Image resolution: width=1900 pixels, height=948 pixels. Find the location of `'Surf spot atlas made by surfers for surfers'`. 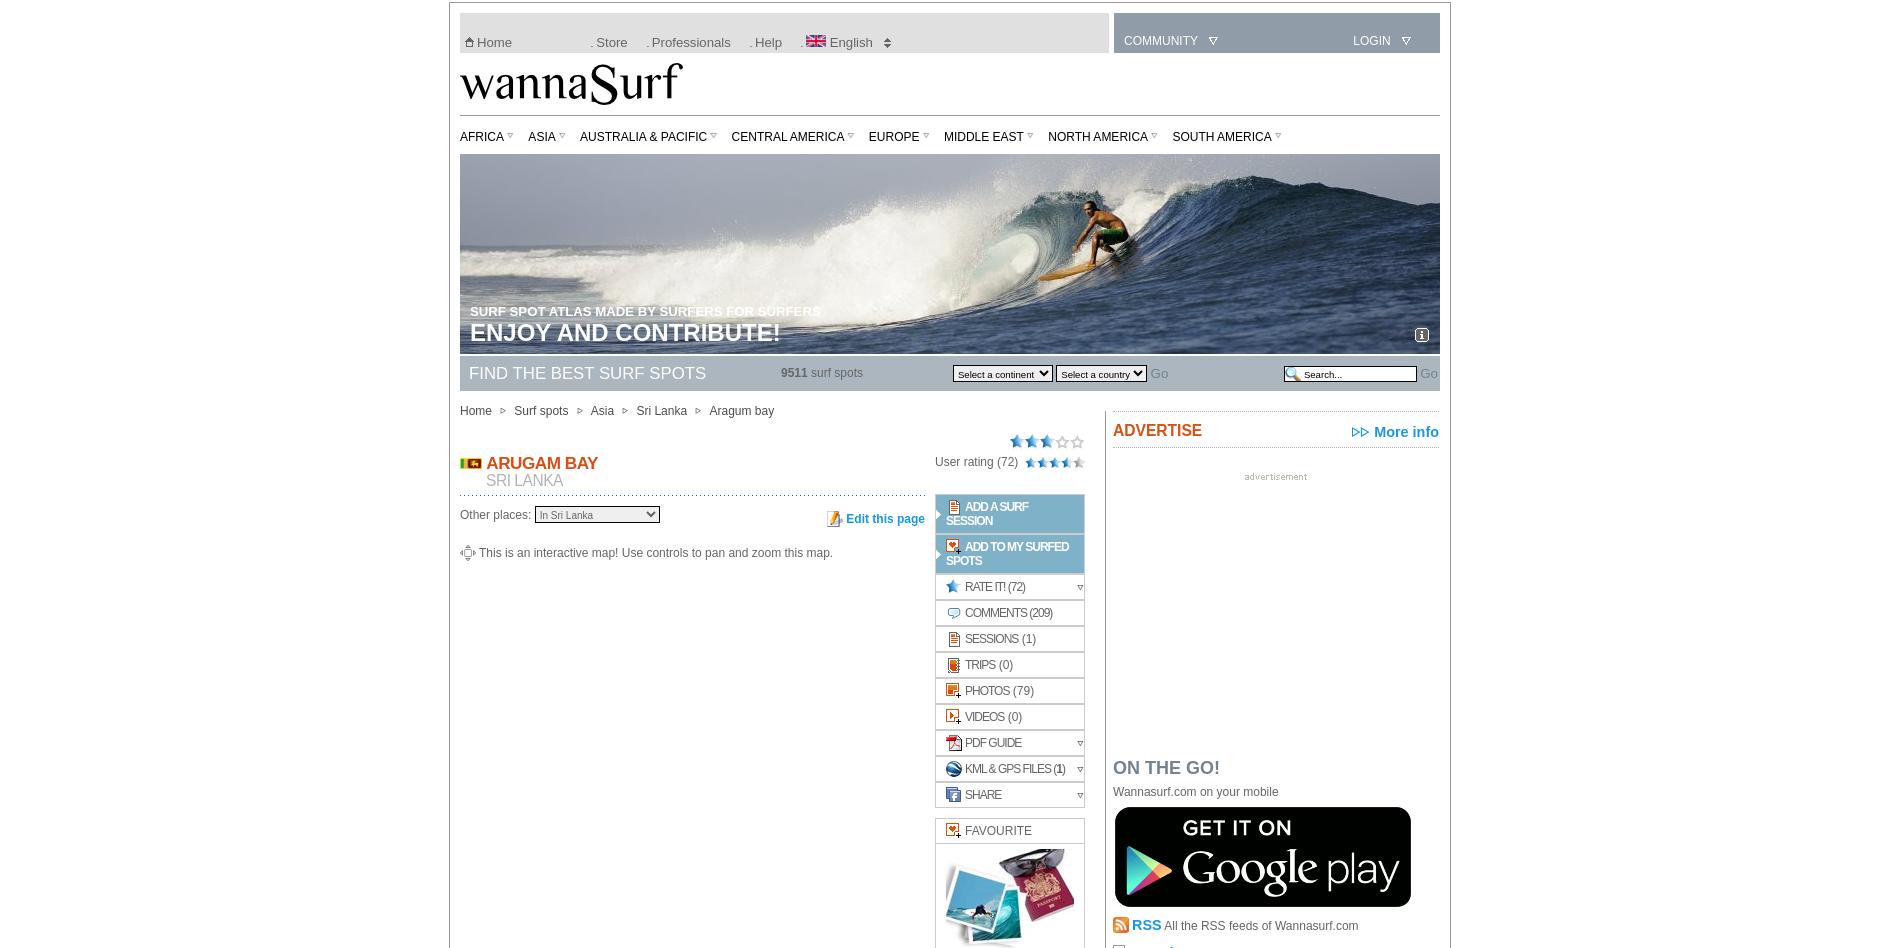

'Surf spot atlas made by surfers for surfers' is located at coordinates (645, 311).